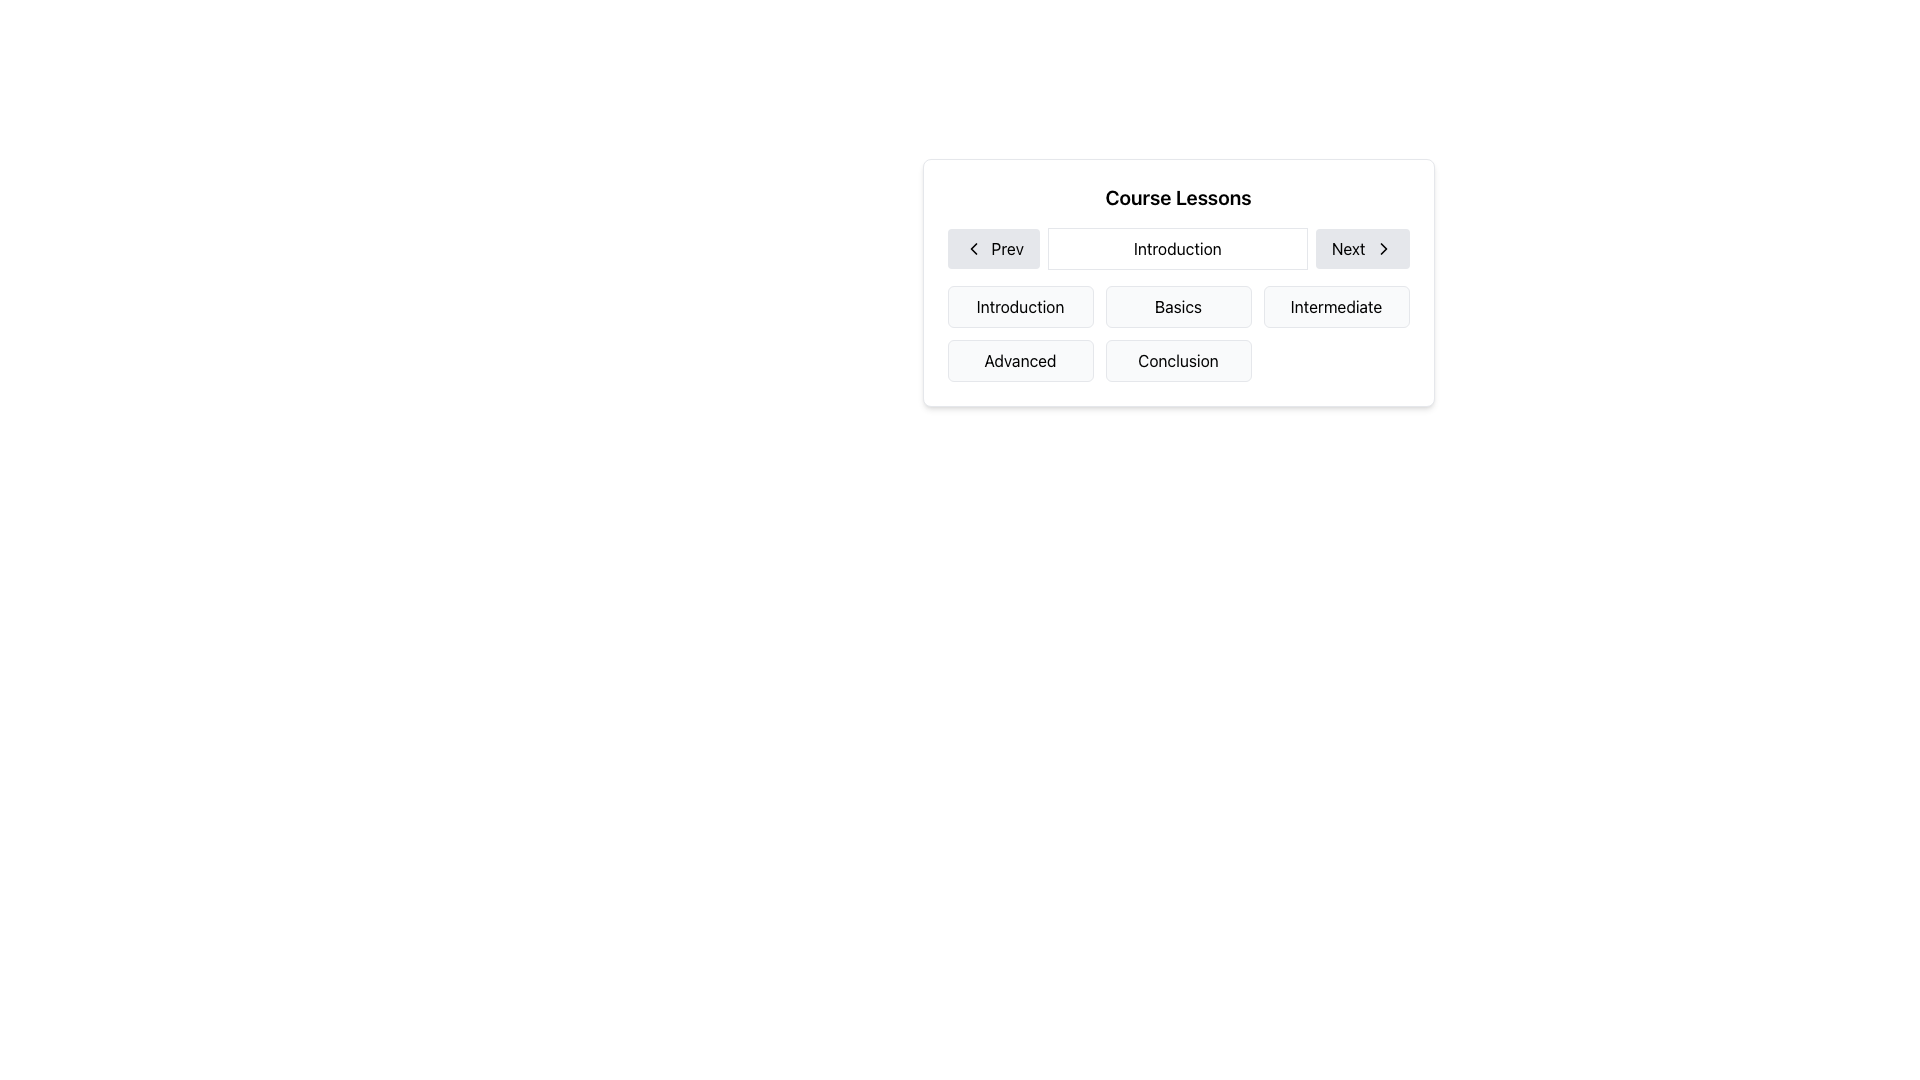  I want to click on the 'Intermediate' button for keyboard interactions by moving the cursor to its center point, preparing it for Tab navigation, so click(1336, 307).